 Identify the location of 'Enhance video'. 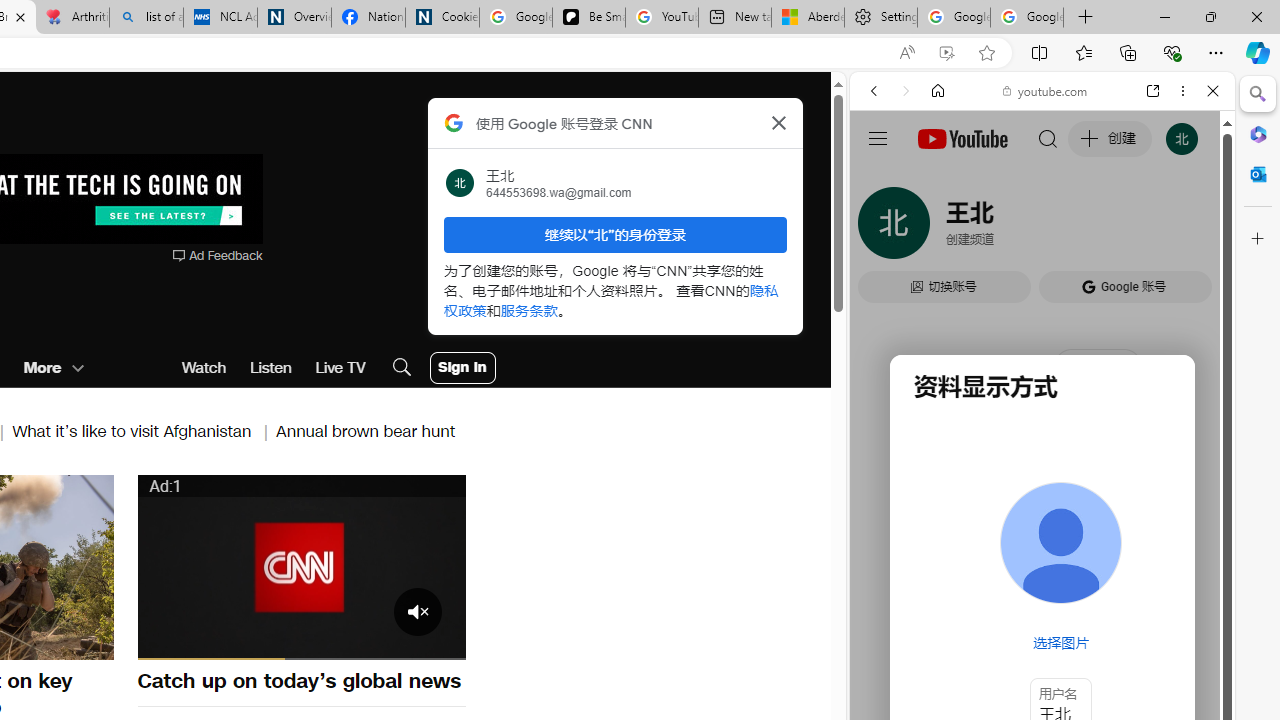
(945, 52).